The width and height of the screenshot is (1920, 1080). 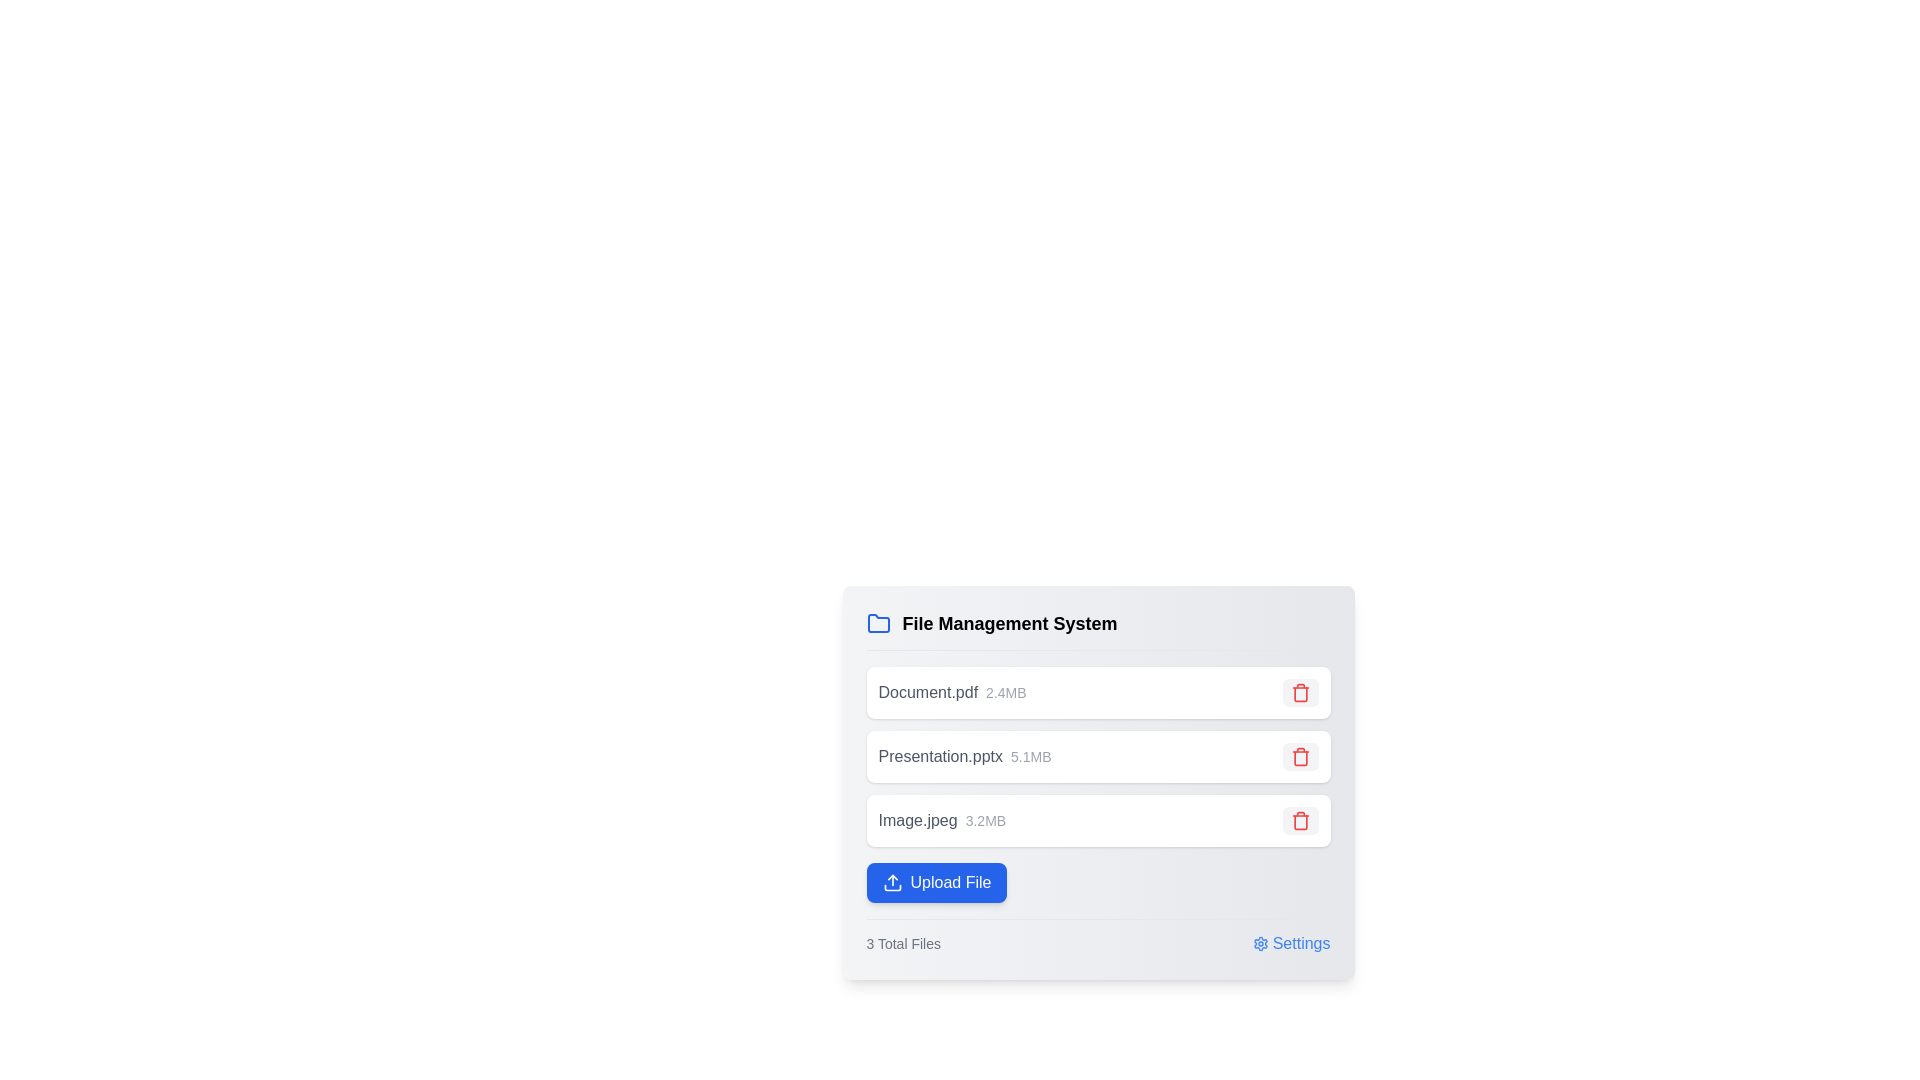 I want to click on the trash can icon outlined in red, which resembles a standard trash bin, located to the right of the filename 'Document.pdf', so click(x=1300, y=756).